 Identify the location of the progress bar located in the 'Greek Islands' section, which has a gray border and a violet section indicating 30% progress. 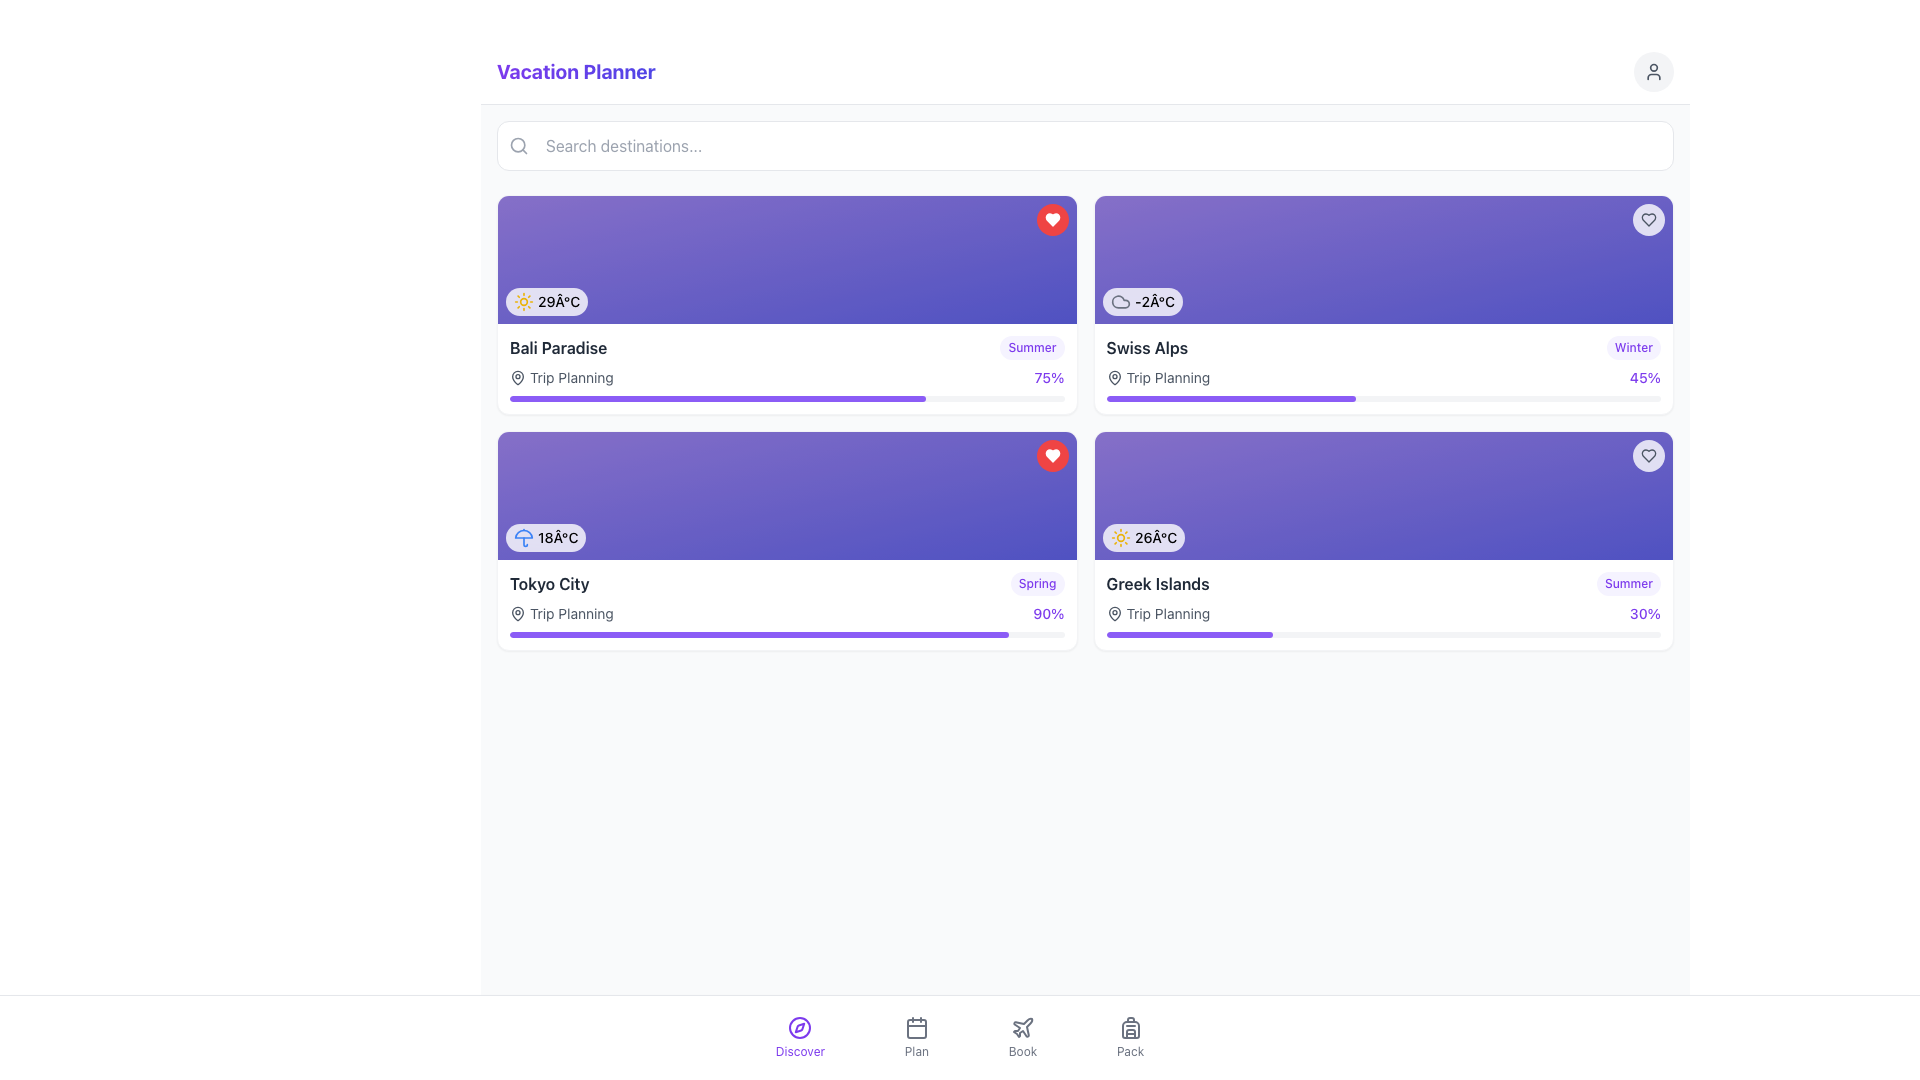
(1382, 635).